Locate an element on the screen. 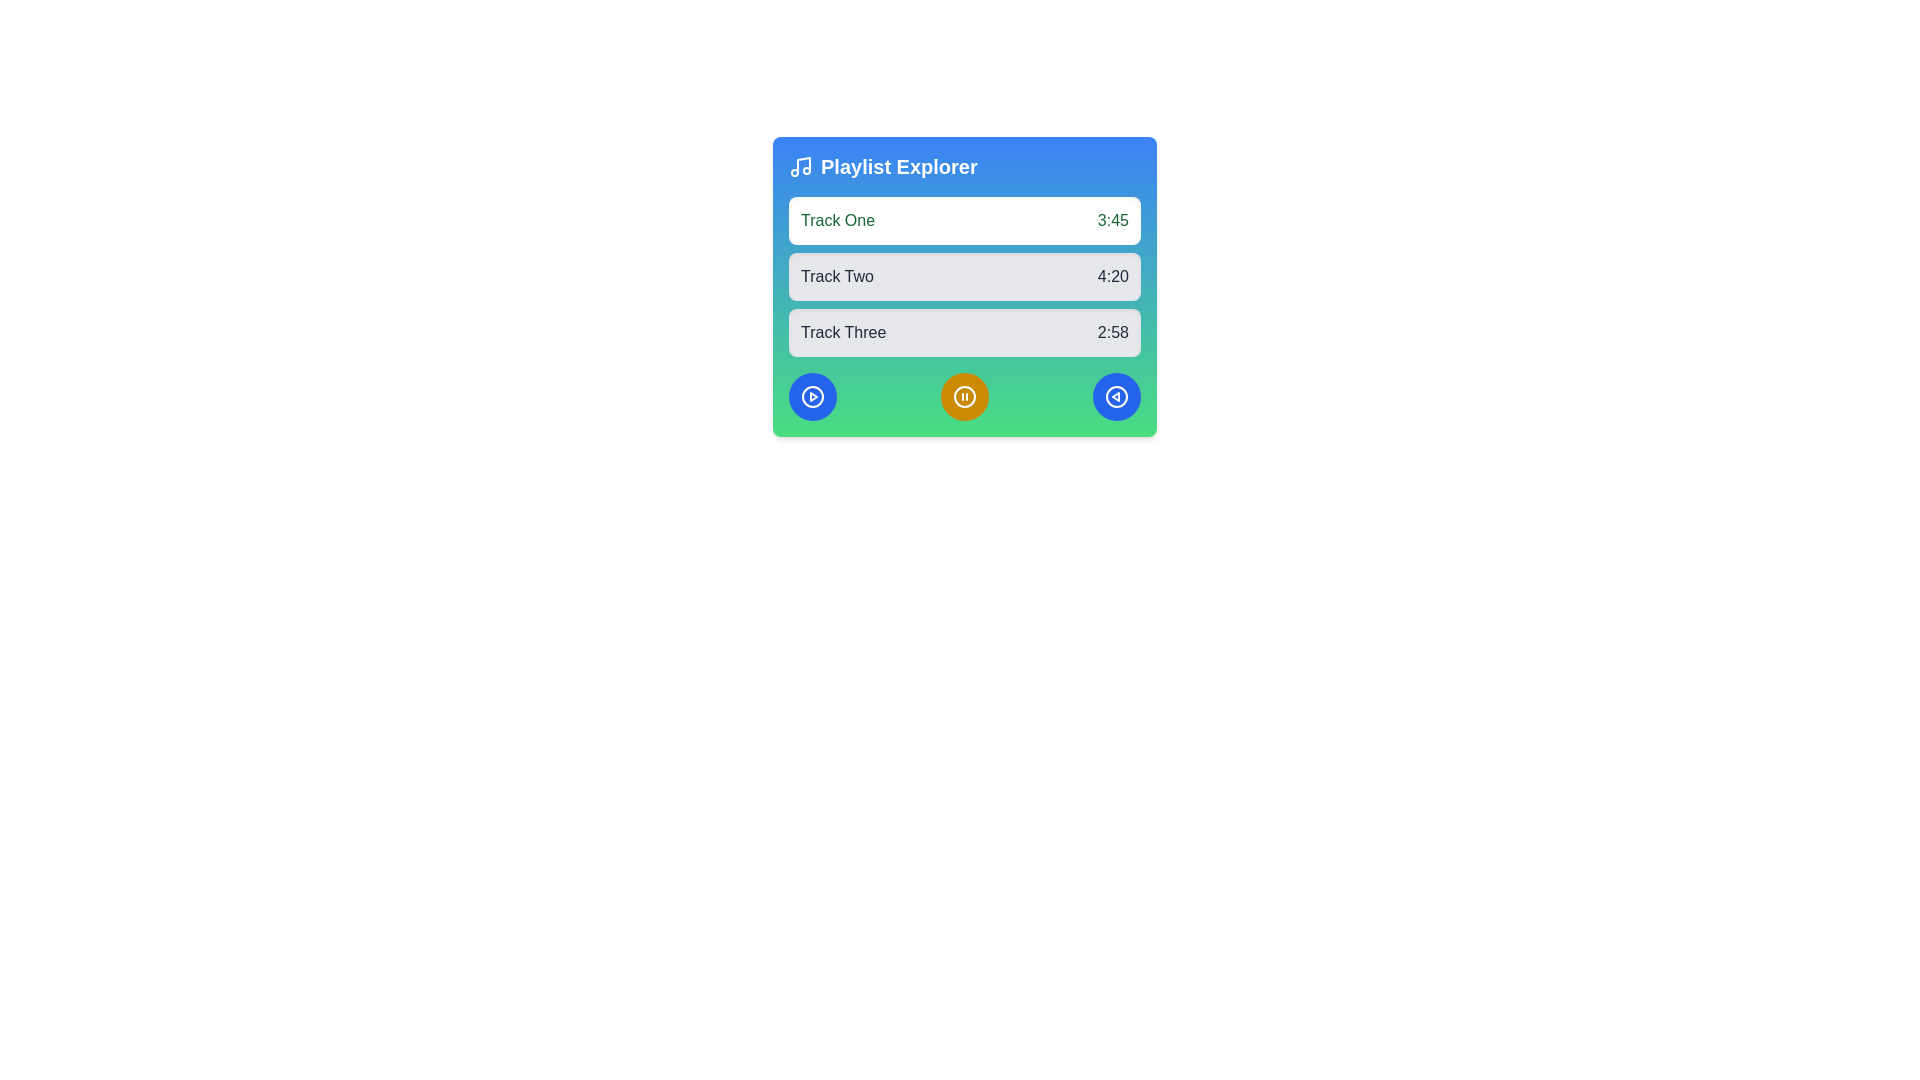 The width and height of the screenshot is (1920, 1080). track information displayed in the vertical list of tracks with their respective durations, which is centrally located below the title 'Playlist Explorer' is located at coordinates (964, 277).